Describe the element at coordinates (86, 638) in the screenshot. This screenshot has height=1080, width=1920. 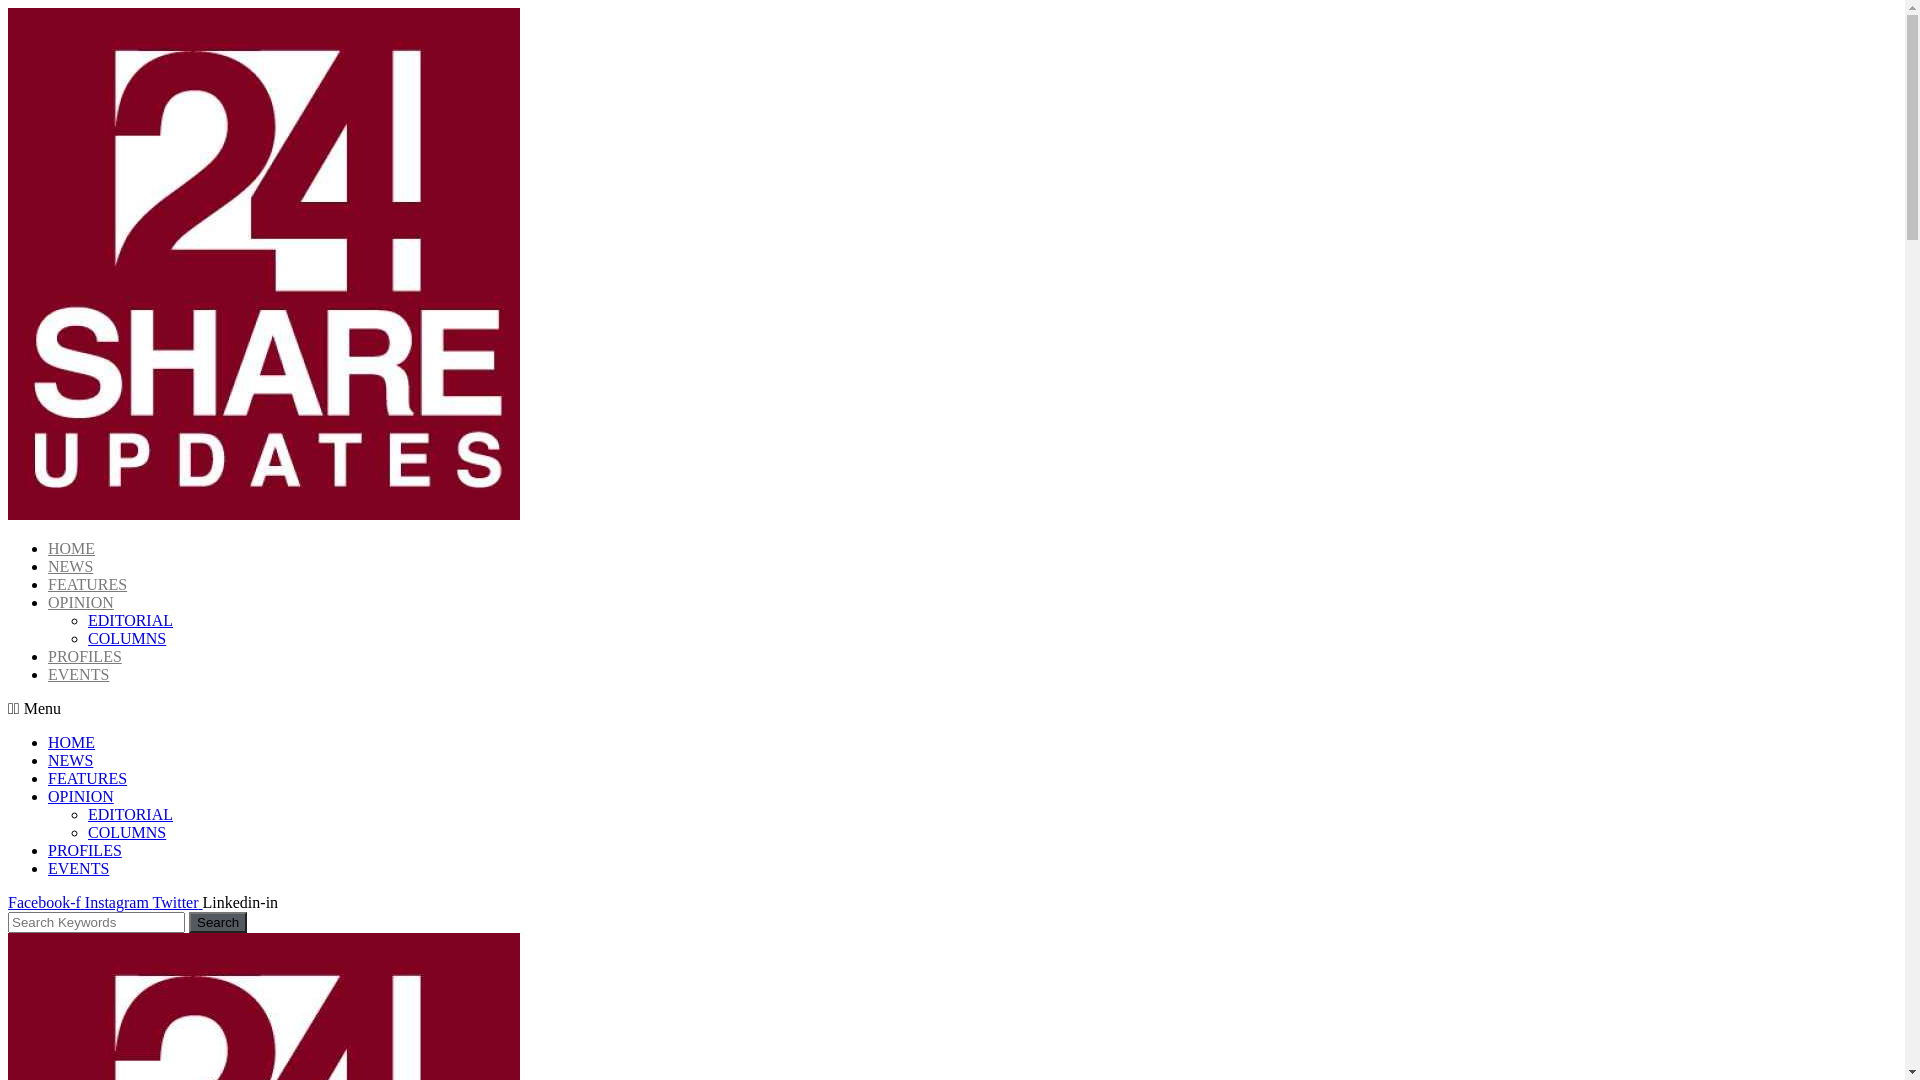
I see `'COLUMNS'` at that location.